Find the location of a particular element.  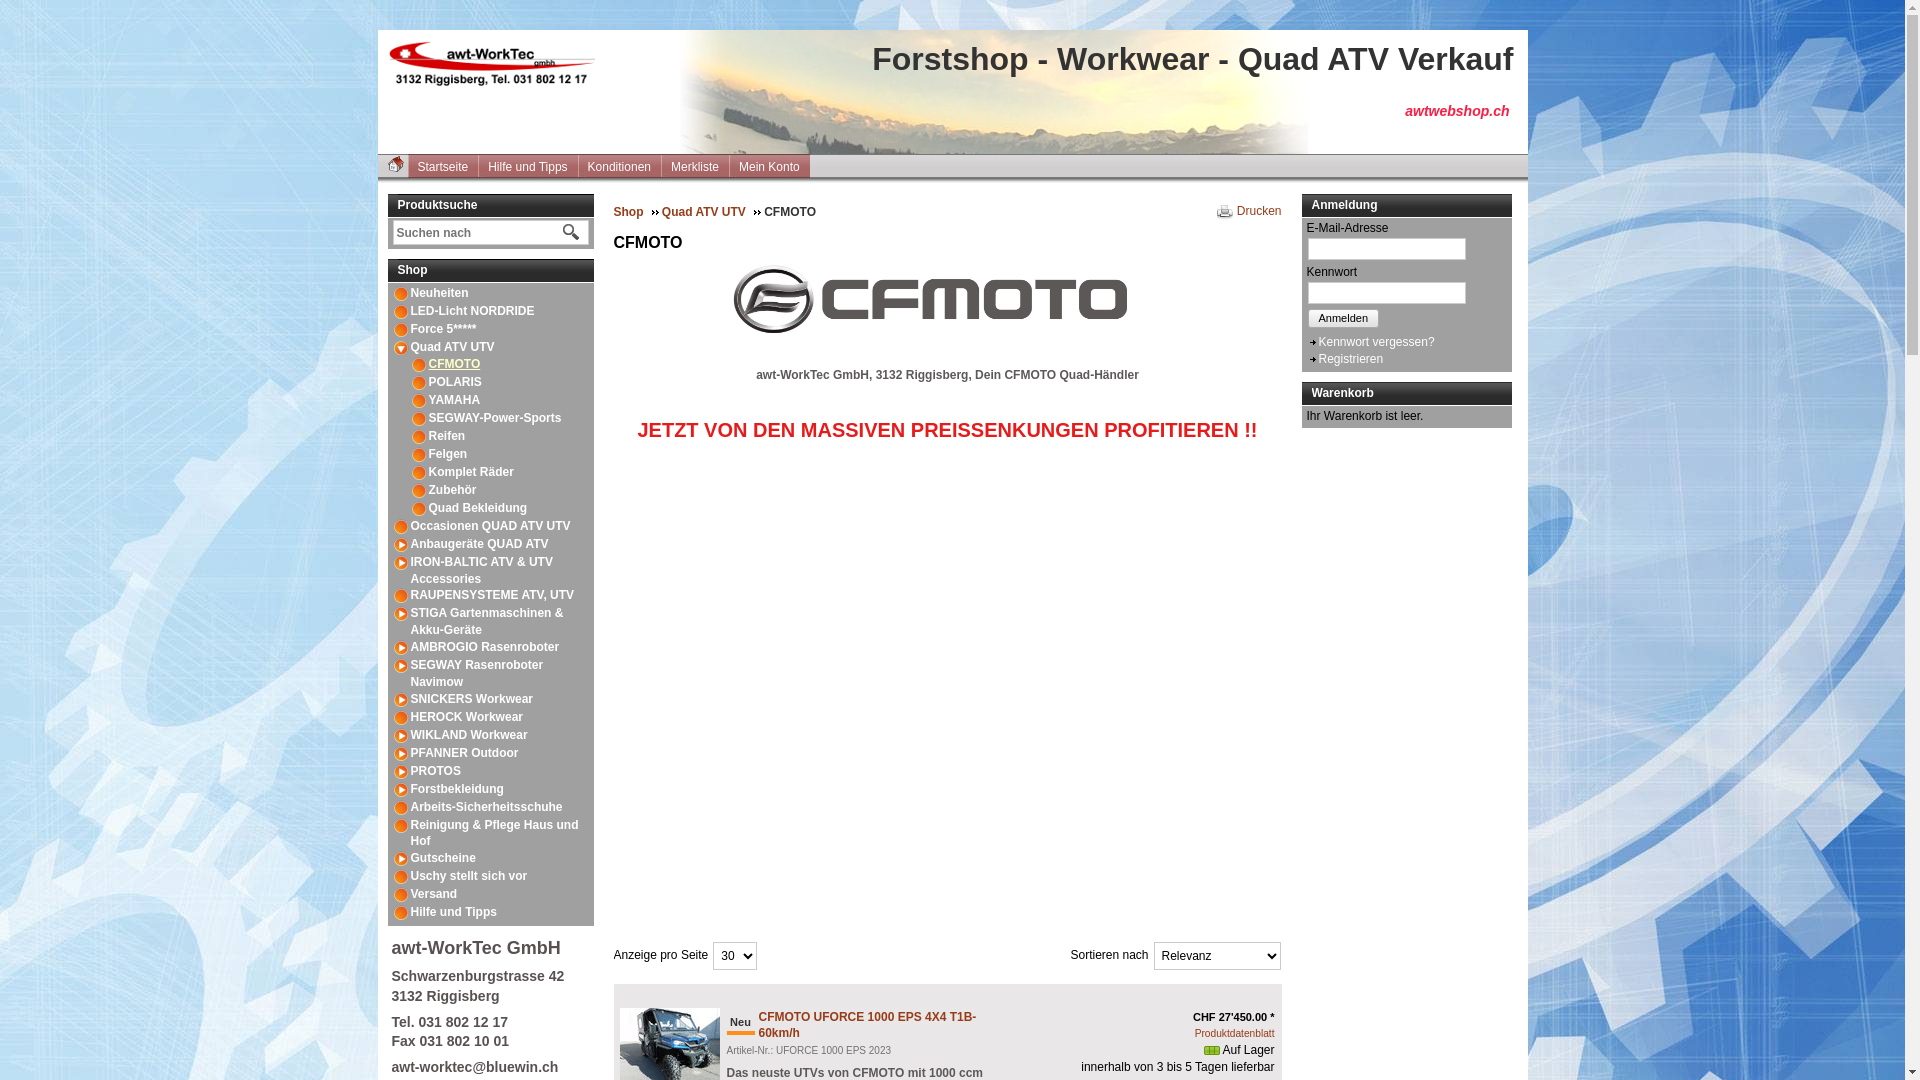

'Quad ATV UTV' is located at coordinates (451, 346).